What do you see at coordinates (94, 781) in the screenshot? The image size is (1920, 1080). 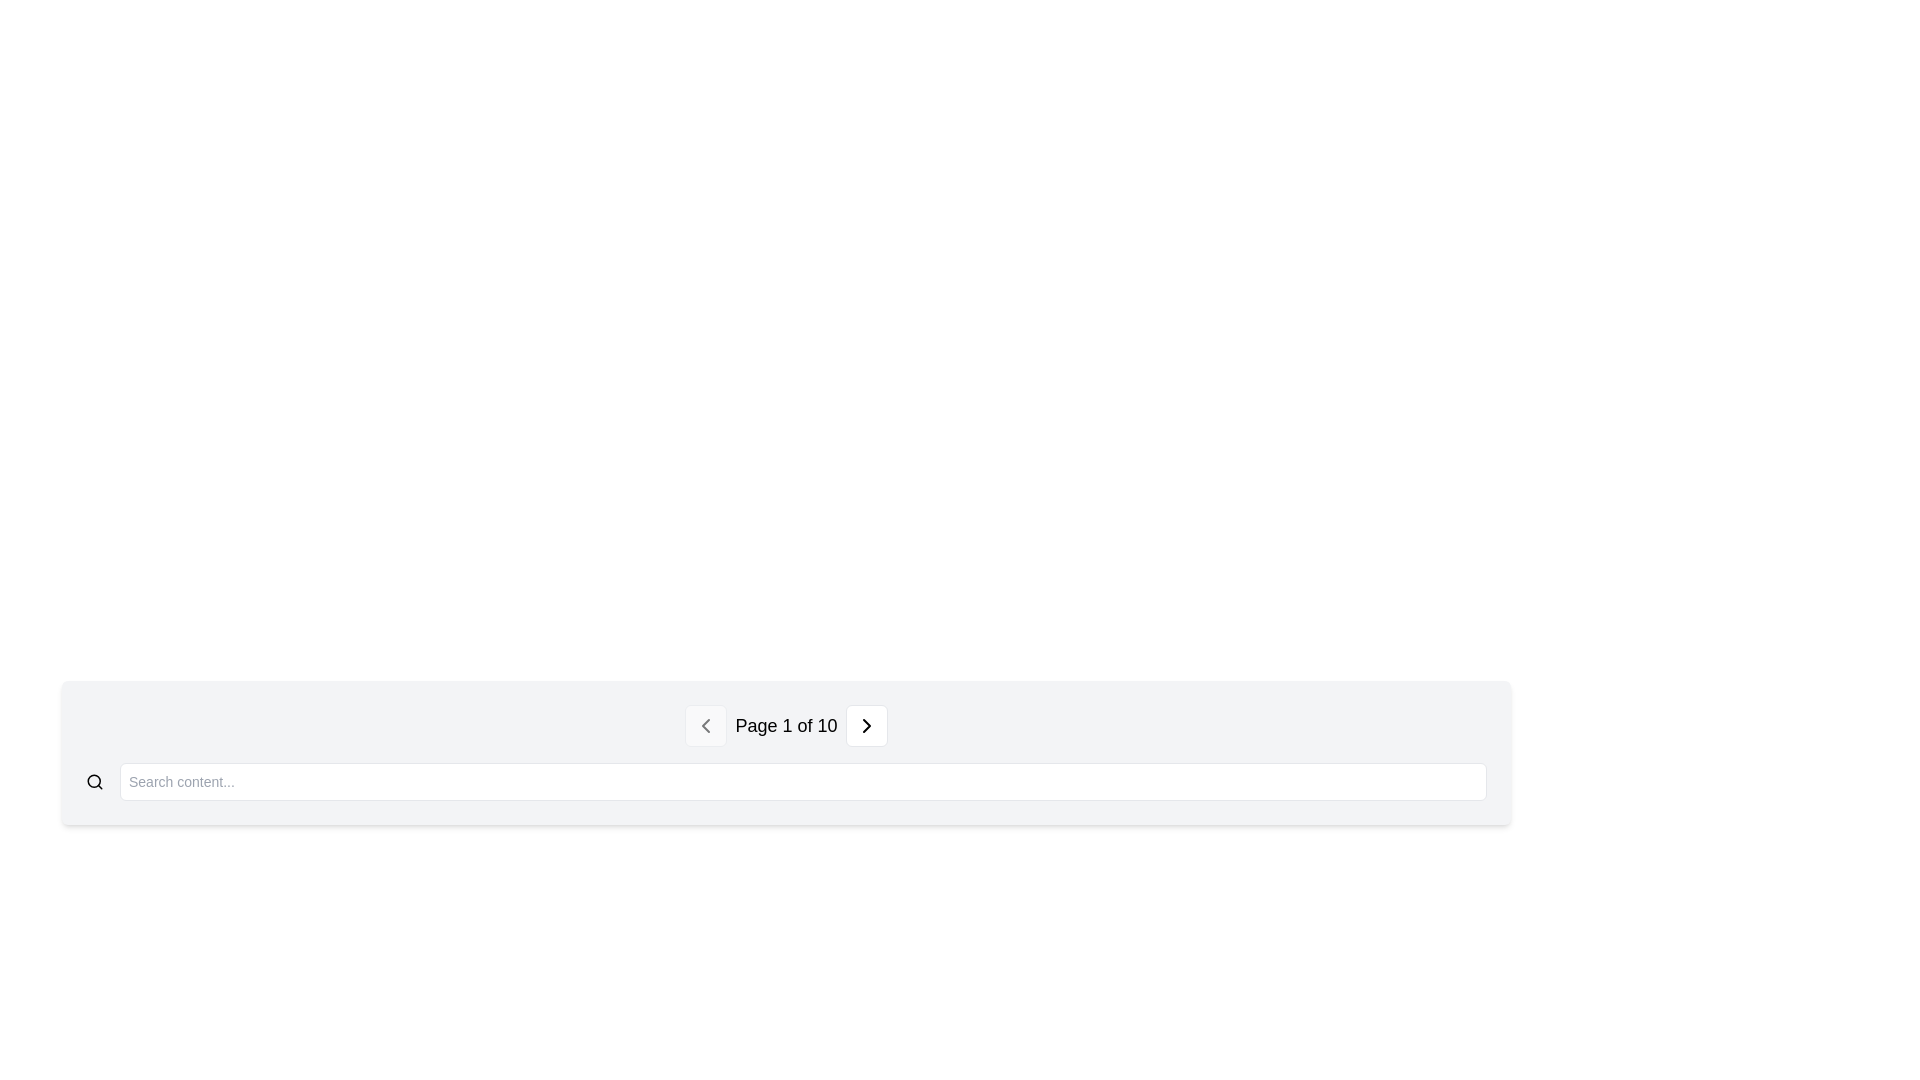 I see `the small magnifying glass icon to the left of the search text input field to initiate a search` at bounding box center [94, 781].